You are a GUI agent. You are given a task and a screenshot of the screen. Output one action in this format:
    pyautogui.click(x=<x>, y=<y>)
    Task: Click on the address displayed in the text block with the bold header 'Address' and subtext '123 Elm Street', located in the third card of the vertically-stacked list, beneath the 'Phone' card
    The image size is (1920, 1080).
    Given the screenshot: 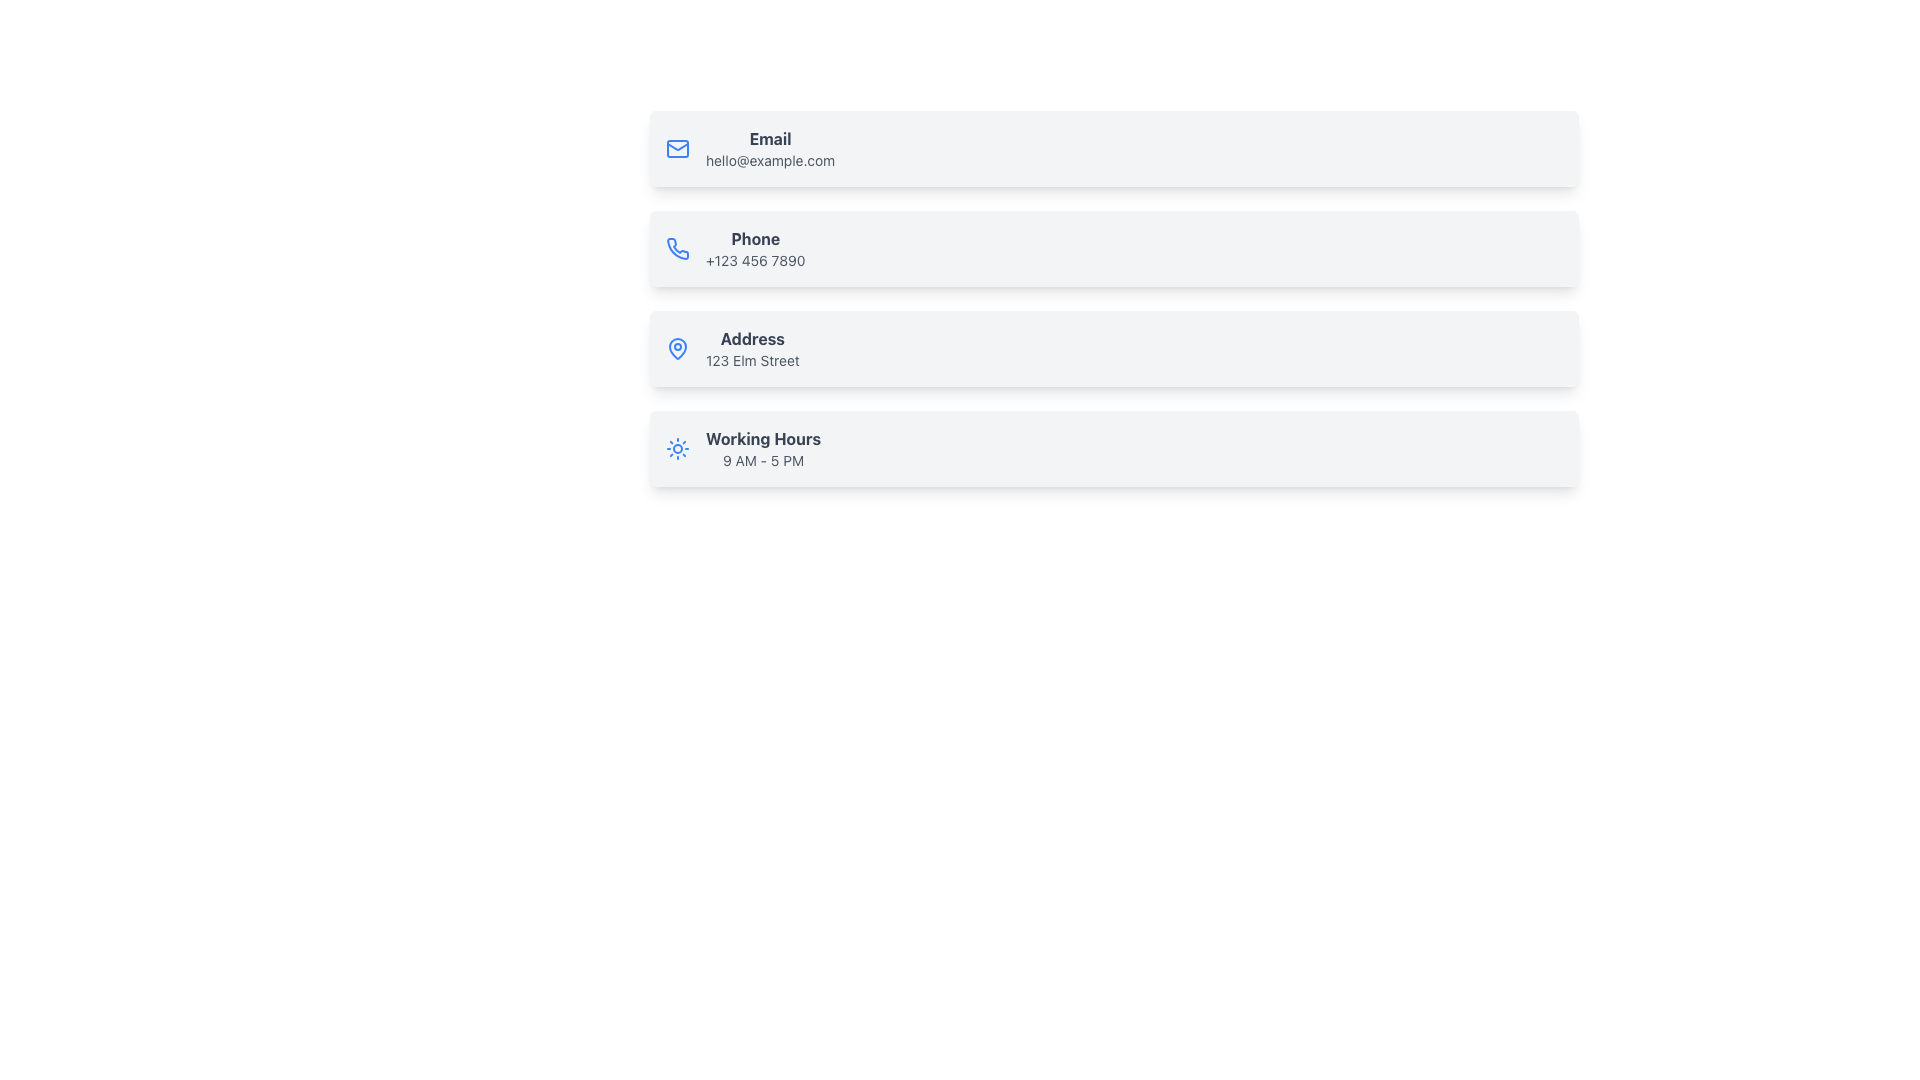 What is the action you would take?
    pyautogui.click(x=751, y=347)
    